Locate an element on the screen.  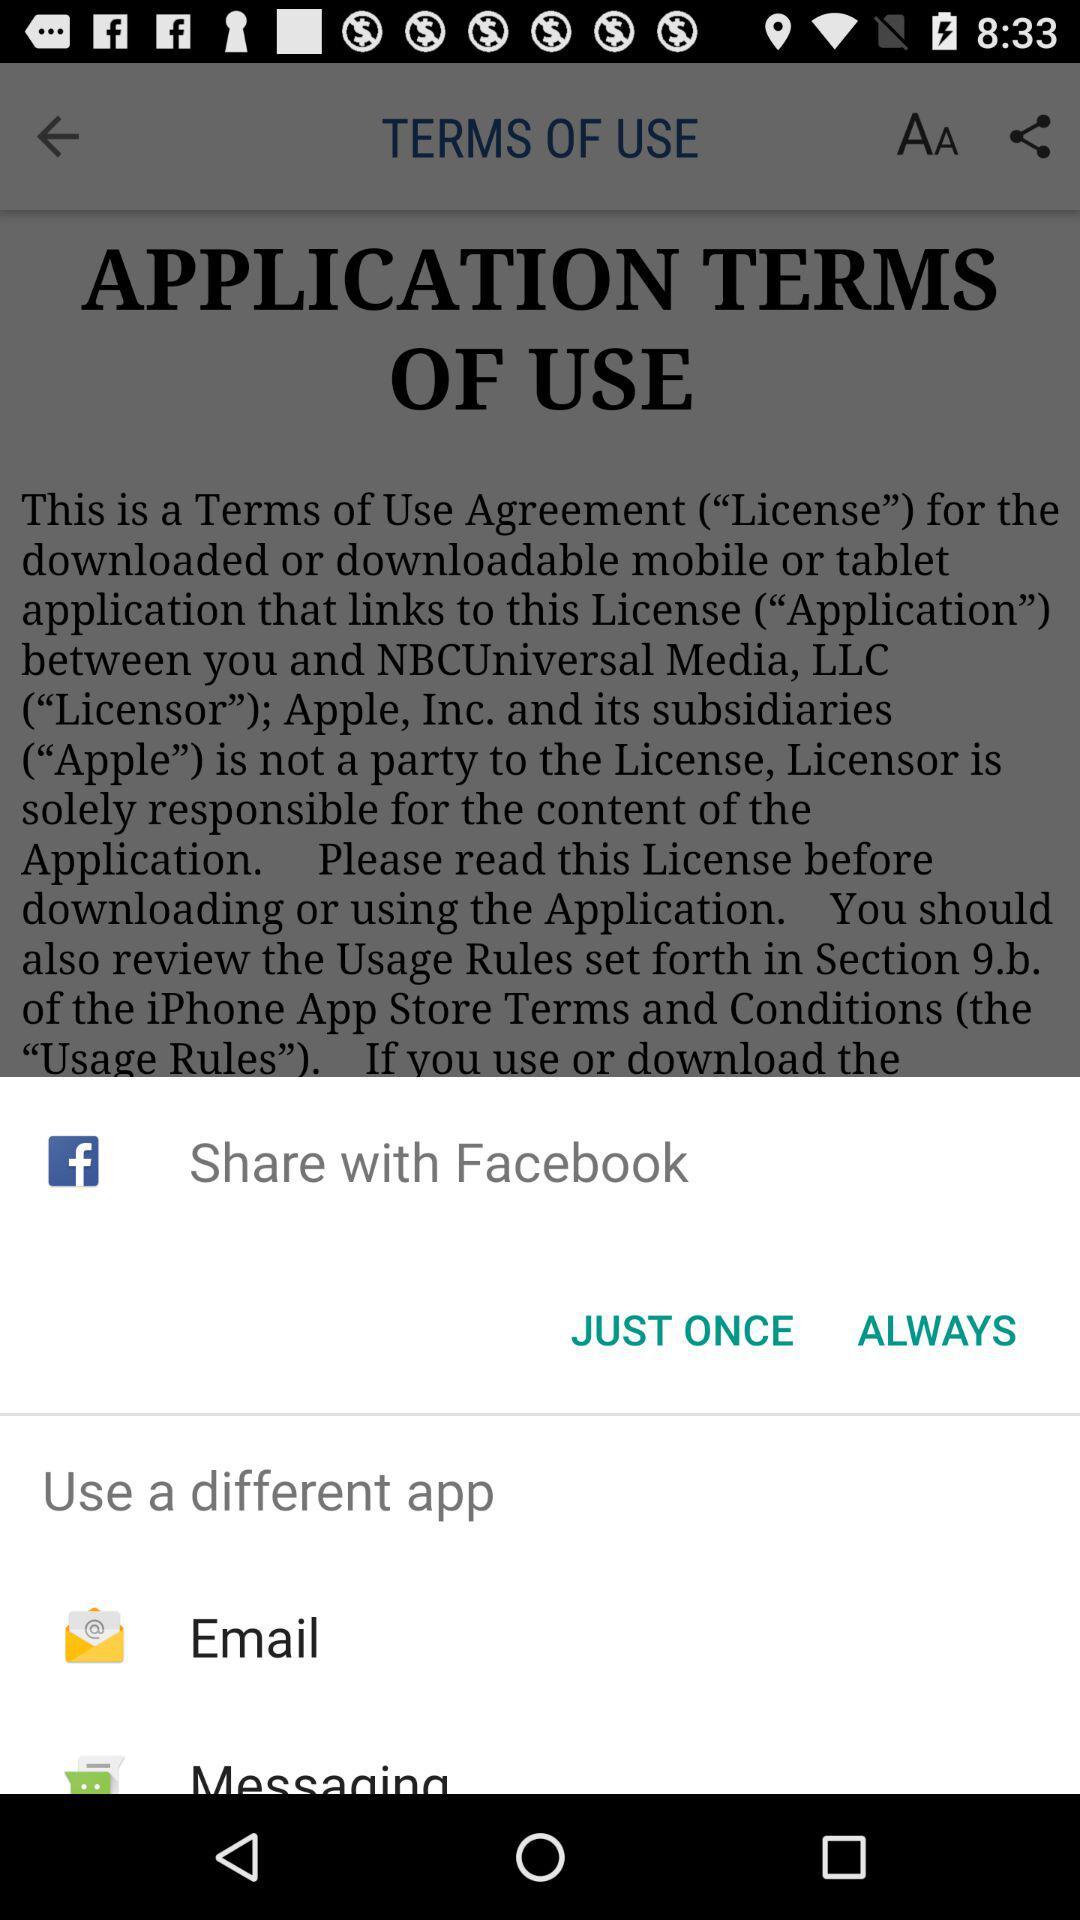
the always button is located at coordinates (937, 1329).